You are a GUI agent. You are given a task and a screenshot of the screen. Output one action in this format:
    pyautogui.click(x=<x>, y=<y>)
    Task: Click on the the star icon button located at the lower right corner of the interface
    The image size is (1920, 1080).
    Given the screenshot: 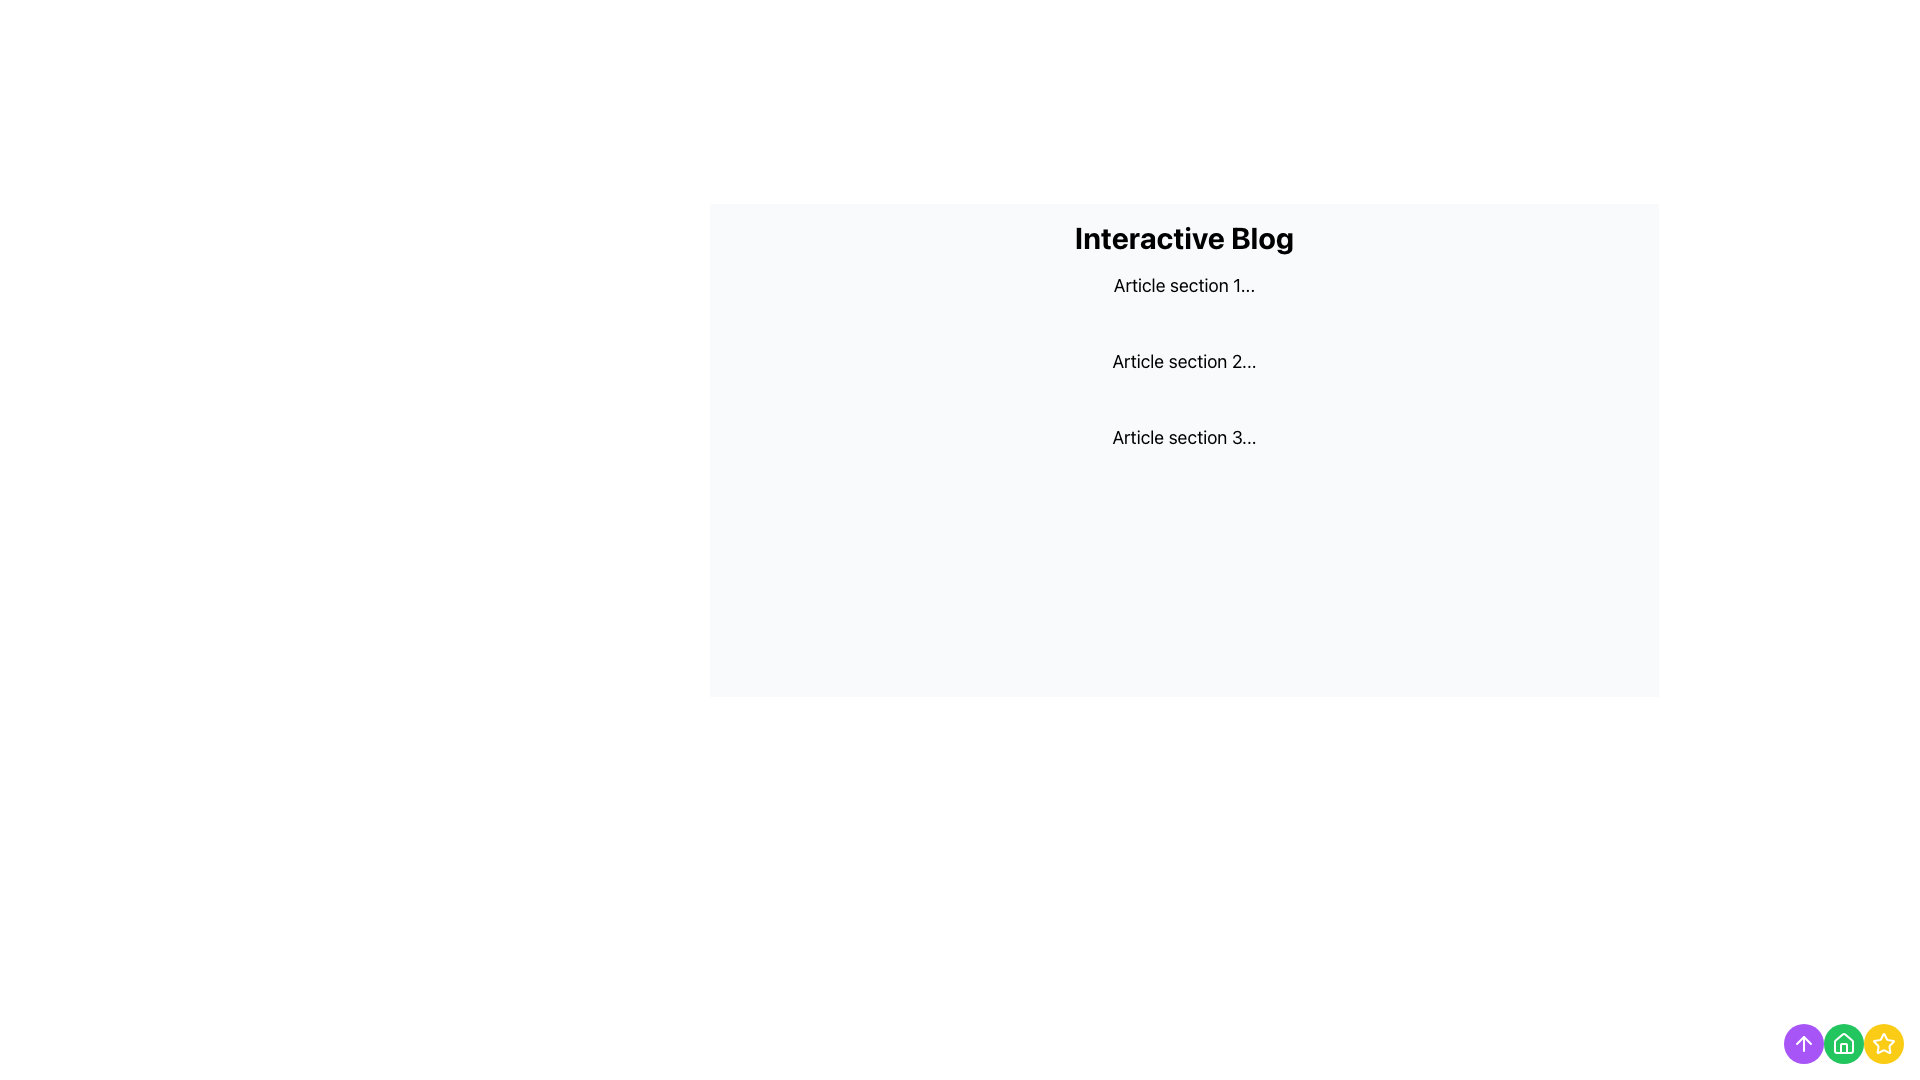 What is the action you would take?
    pyautogui.click(x=1882, y=1043)
    